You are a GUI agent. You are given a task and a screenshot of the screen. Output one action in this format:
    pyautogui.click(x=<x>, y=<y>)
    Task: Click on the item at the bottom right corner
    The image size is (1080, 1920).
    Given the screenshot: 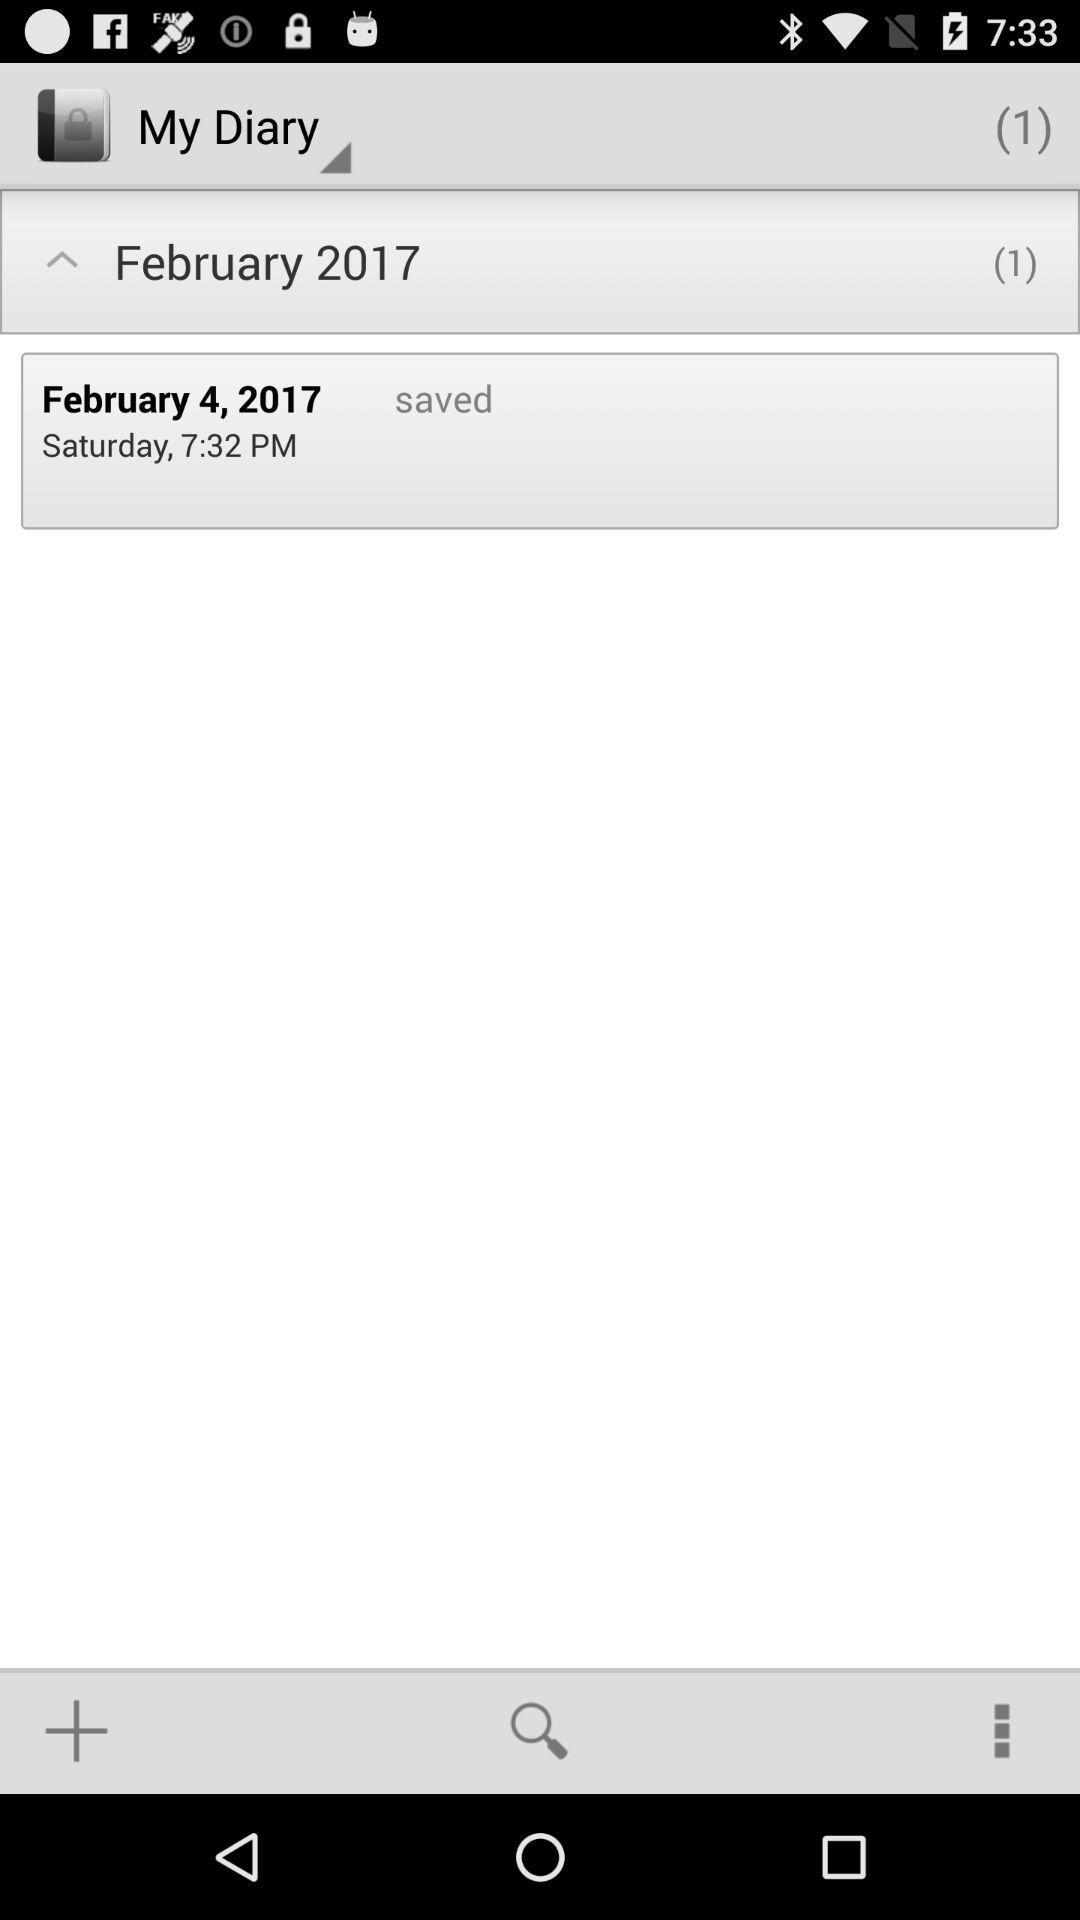 What is the action you would take?
    pyautogui.click(x=1002, y=1730)
    